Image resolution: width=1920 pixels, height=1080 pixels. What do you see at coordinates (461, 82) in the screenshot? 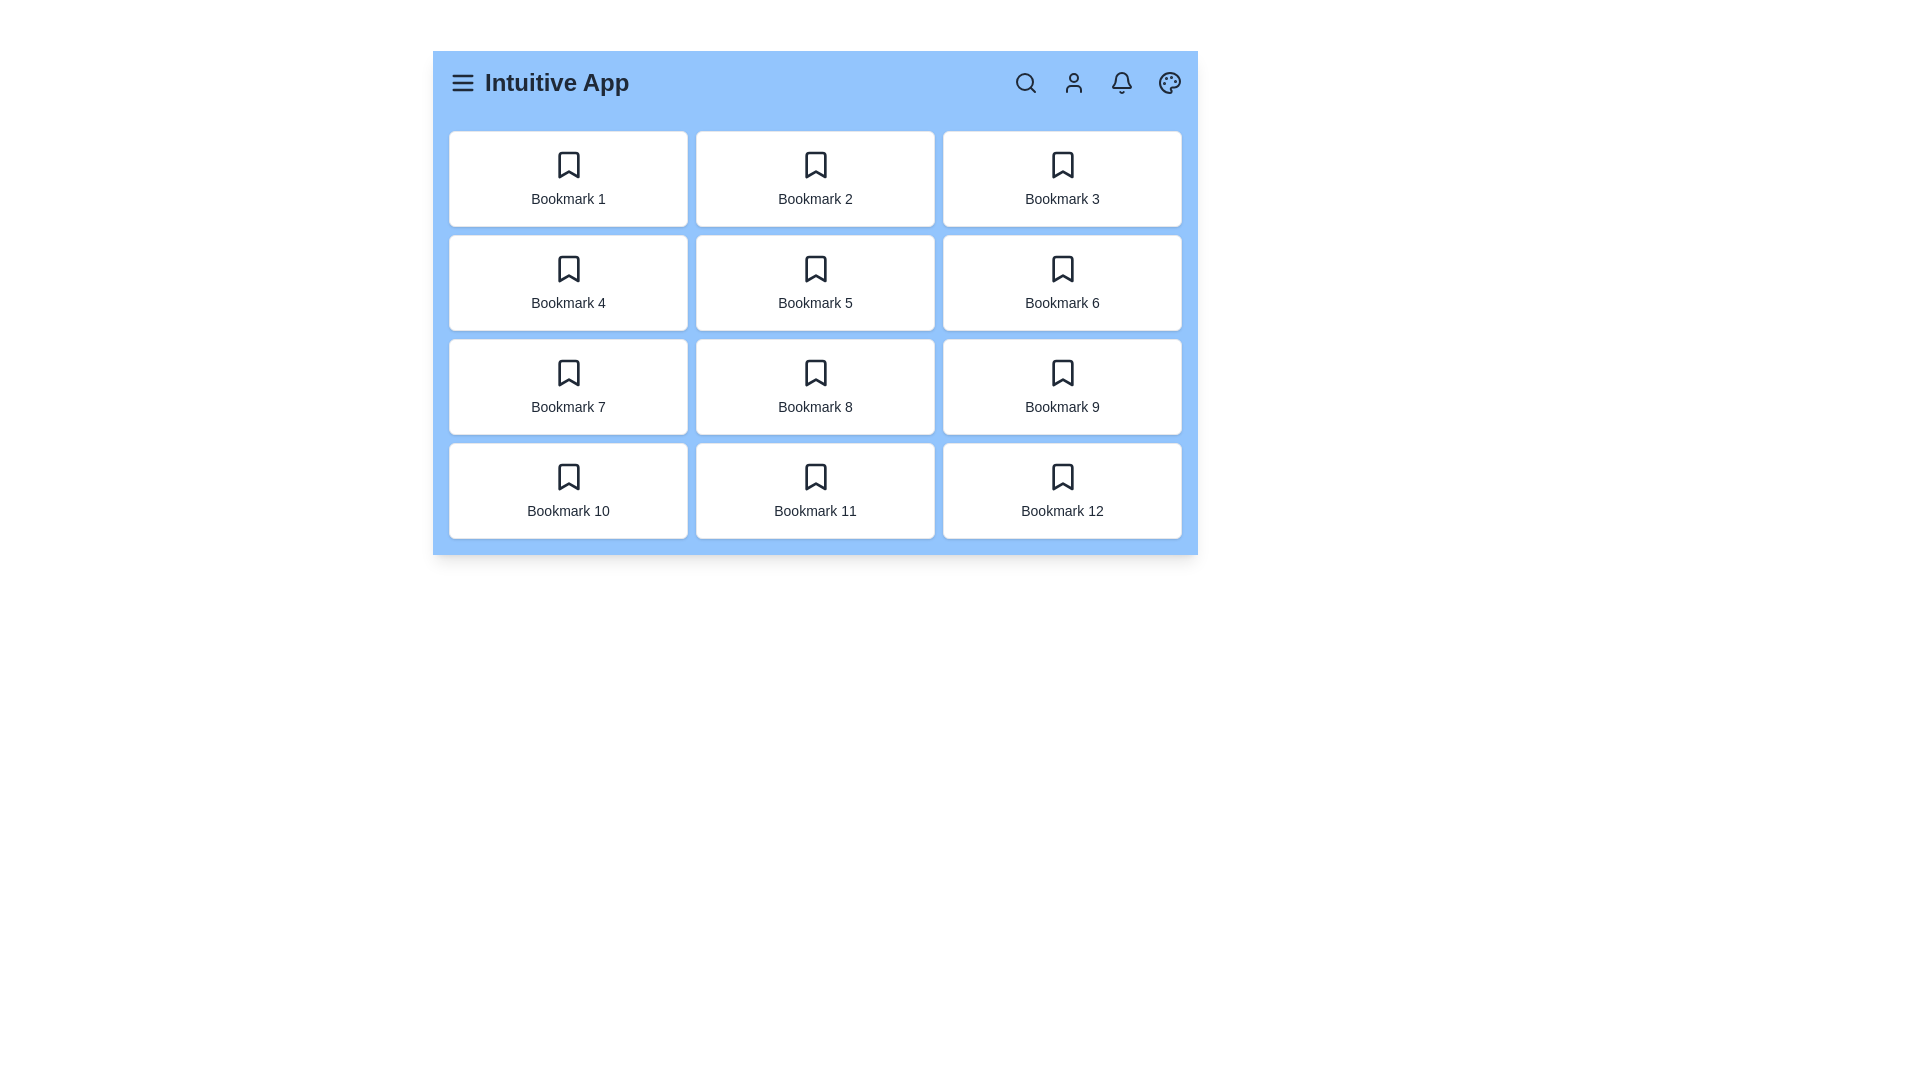
I see `the menu icon to reveal options` at bounding box center [461, 82].